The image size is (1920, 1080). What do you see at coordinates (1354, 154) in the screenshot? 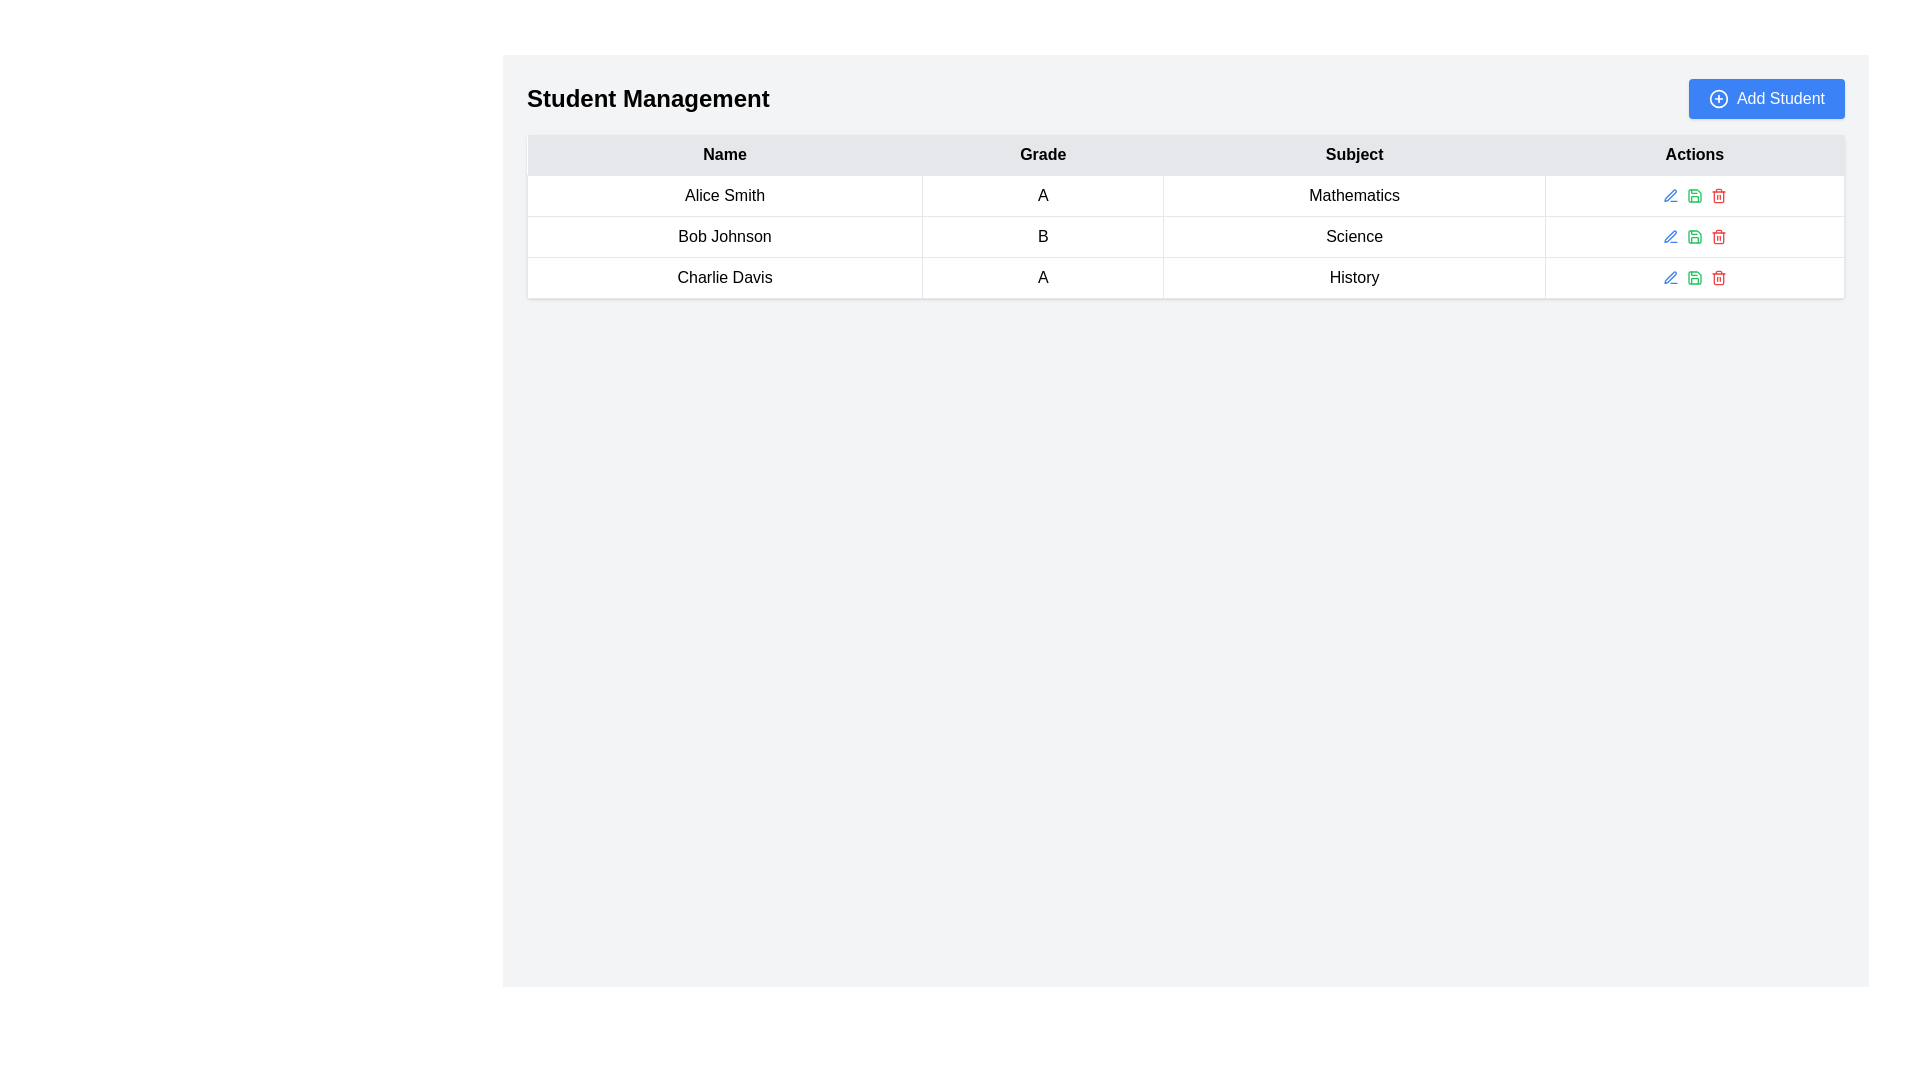
I see `the Table Header Cell labeled 'Subject', which is the third column header in the table, positioned between 'Grade' and 'Actions'` at bounding box center [1354, 154].